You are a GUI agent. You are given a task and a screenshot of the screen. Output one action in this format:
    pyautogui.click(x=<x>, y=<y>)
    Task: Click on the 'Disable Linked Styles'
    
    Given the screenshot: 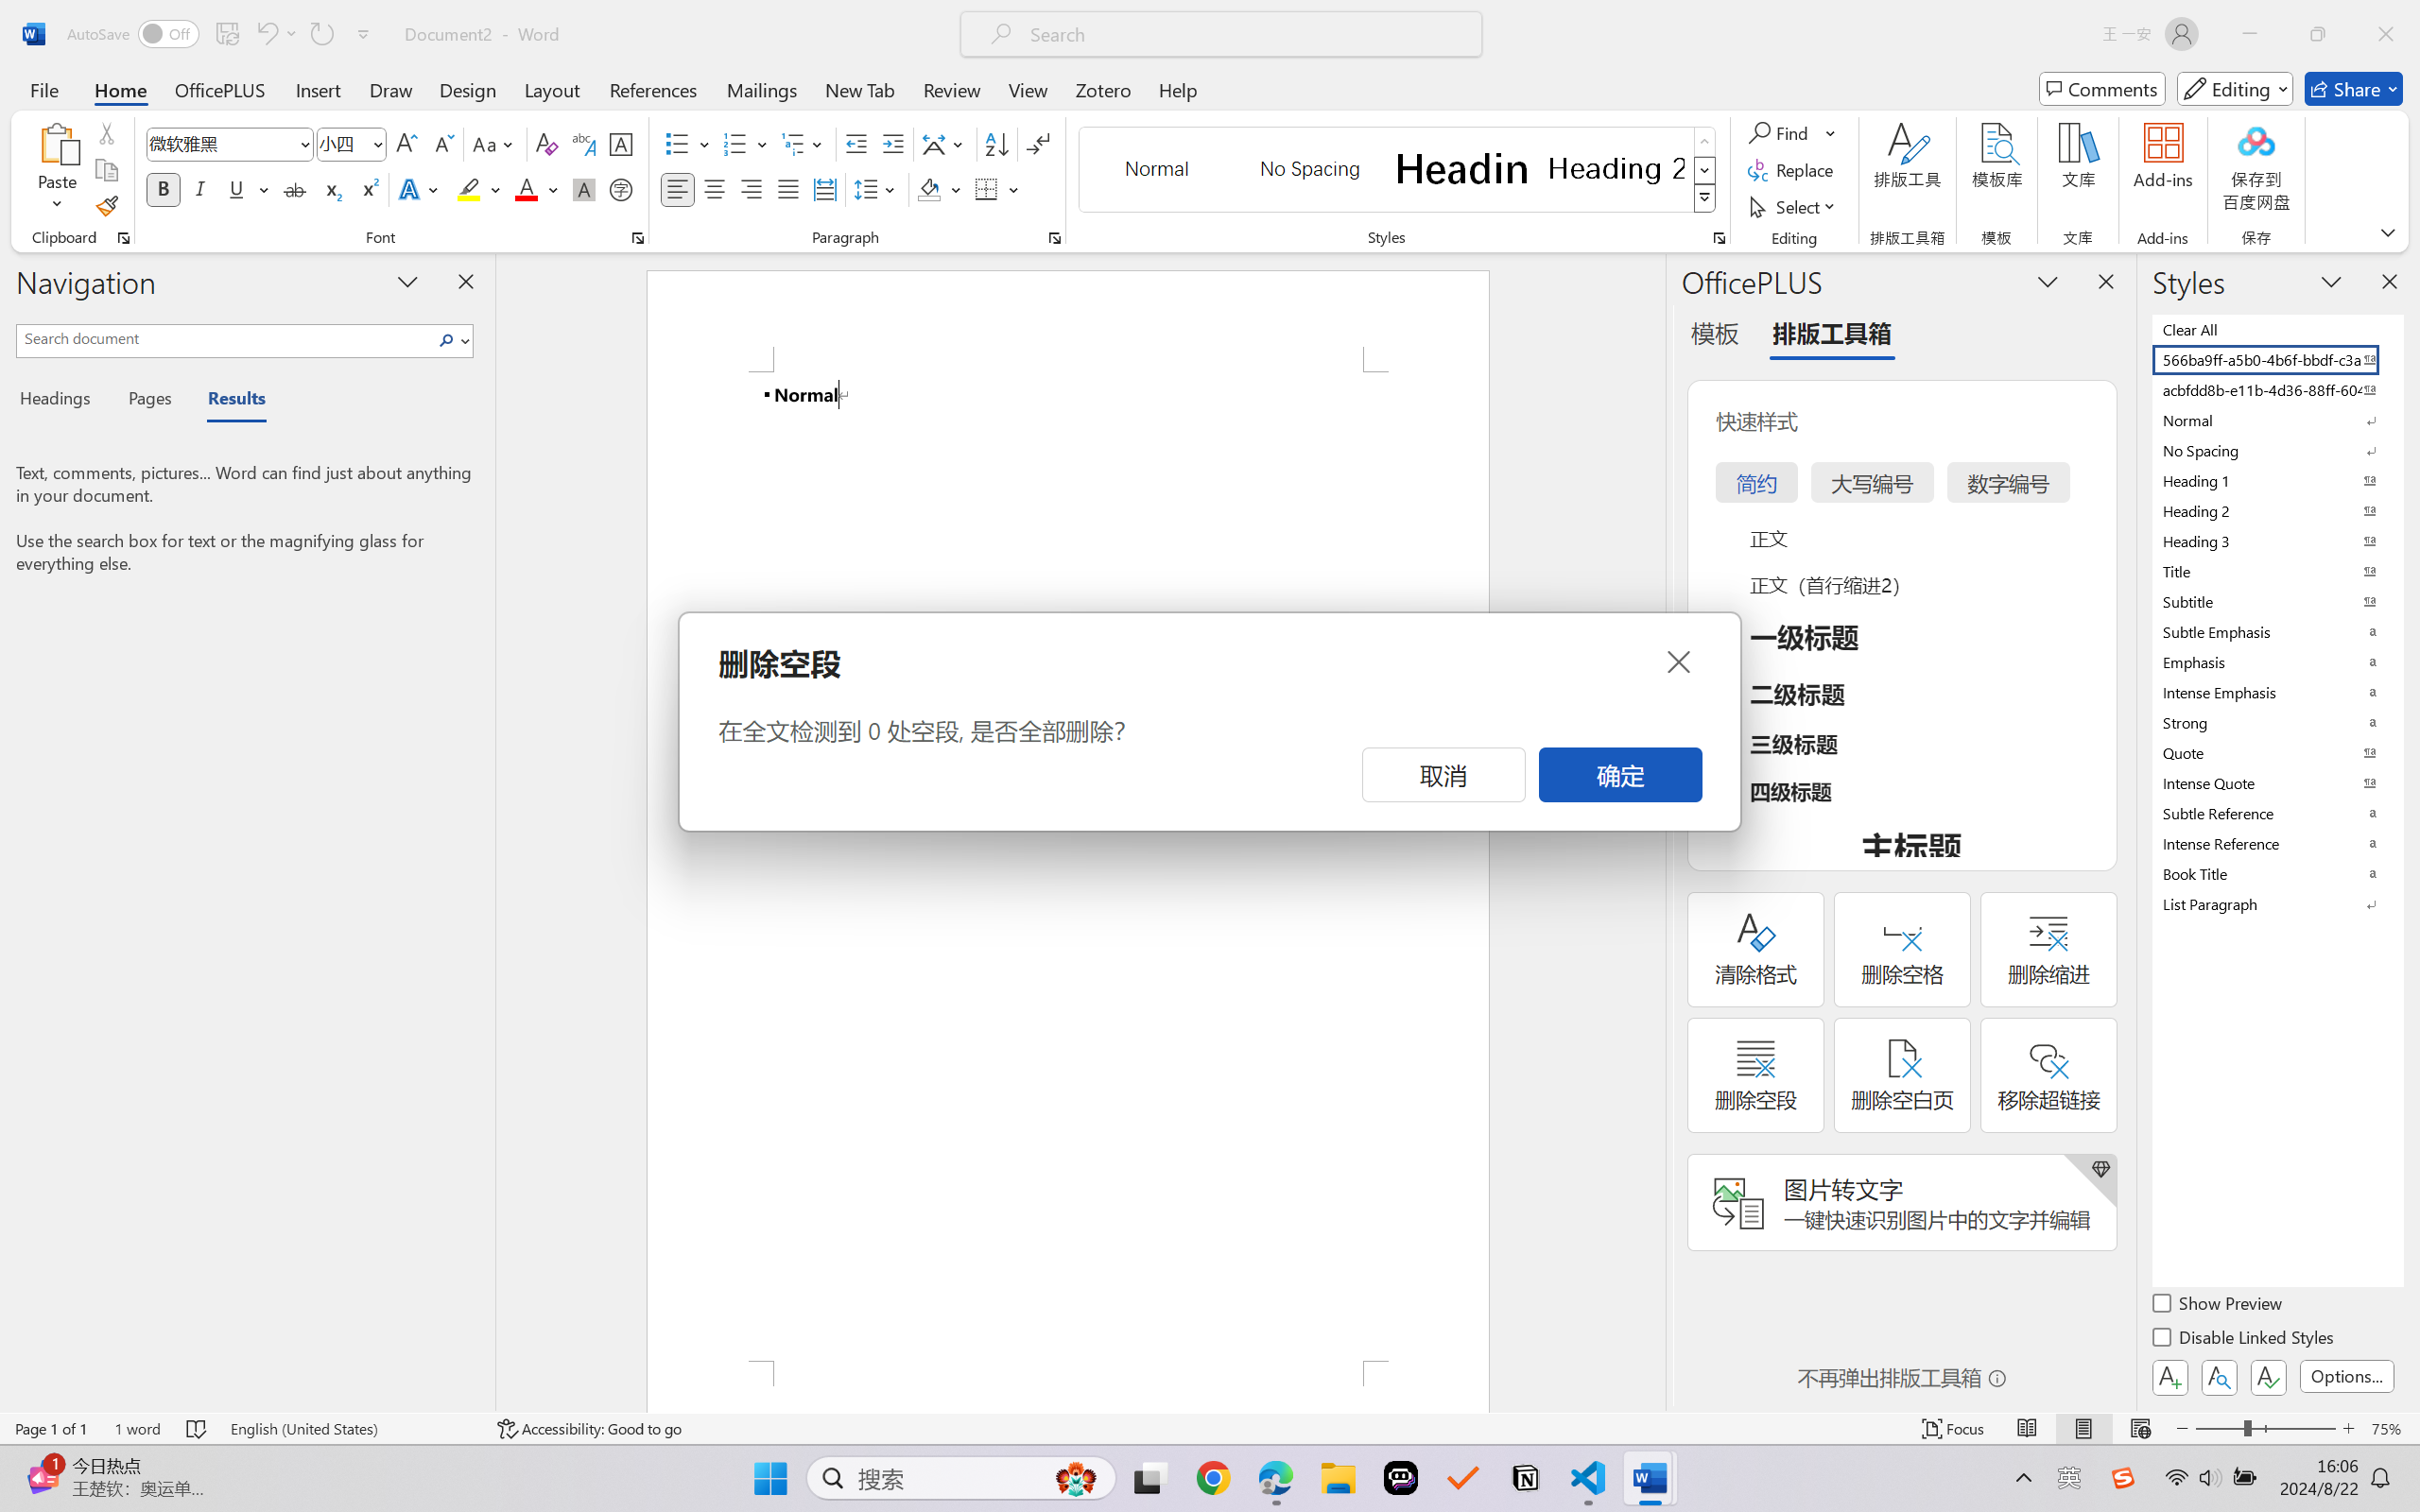 What is the action you would take?
    pyautogui.click(x=2243, y=1339)
    